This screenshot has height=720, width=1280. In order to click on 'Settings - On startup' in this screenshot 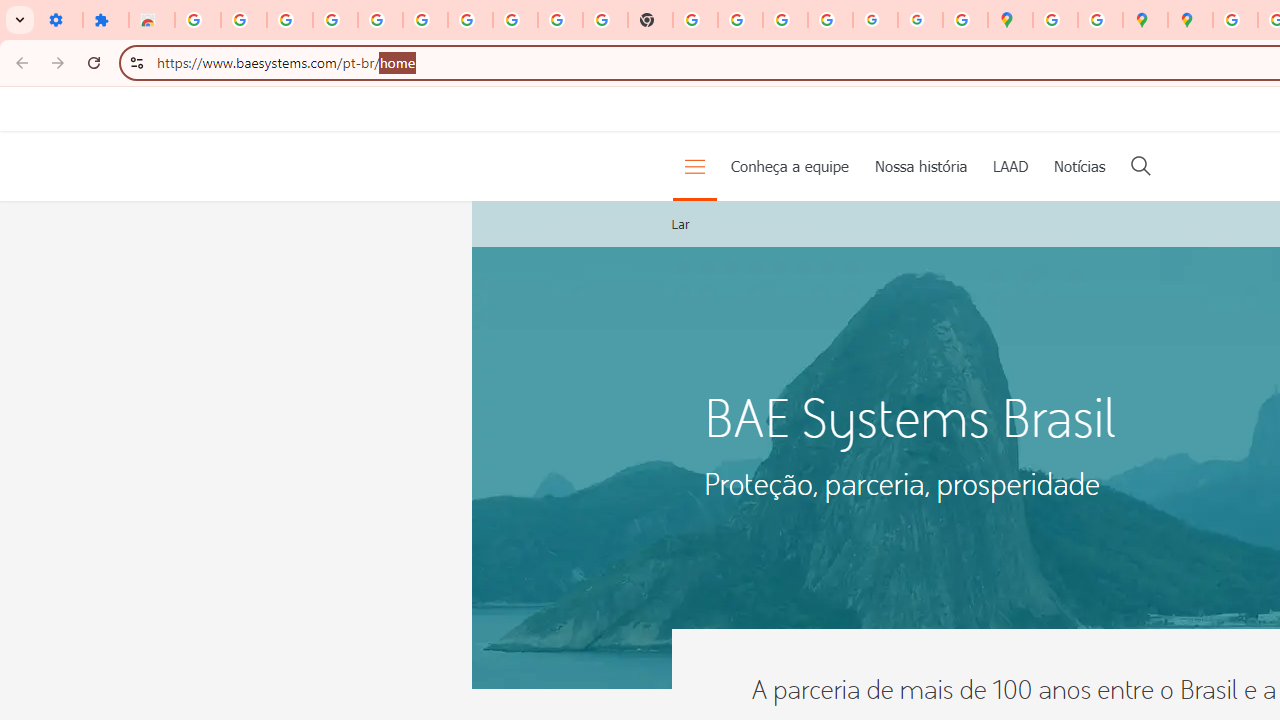, I will do `click(60, 20)`.